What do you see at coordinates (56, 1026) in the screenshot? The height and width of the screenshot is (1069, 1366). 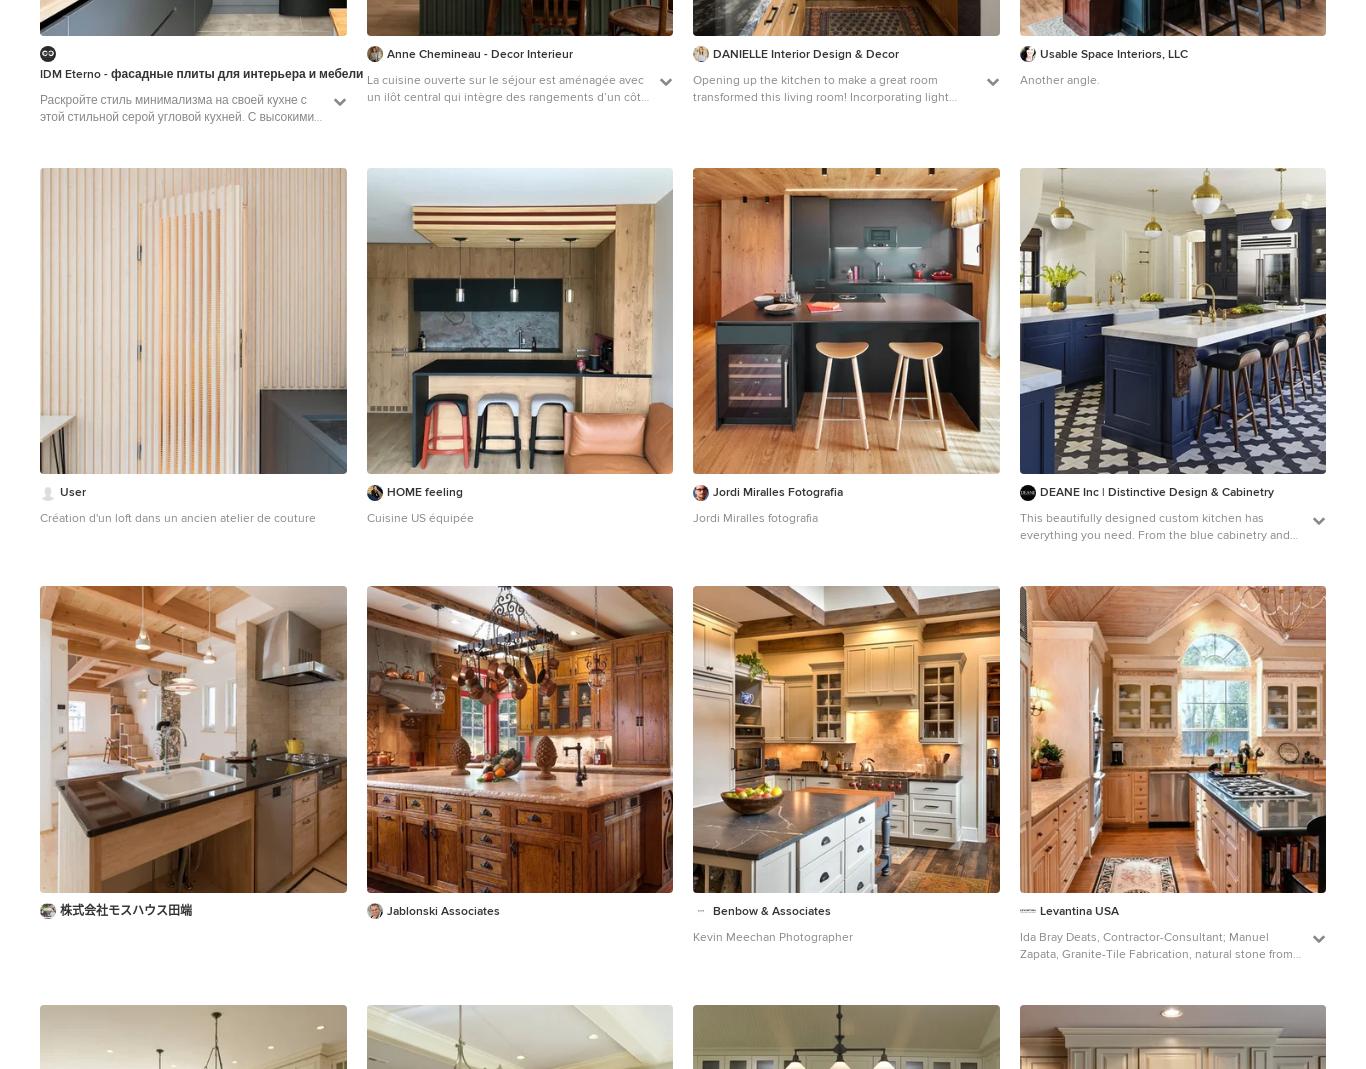 I see `'Premier'` at bounding box center [56, 1026].